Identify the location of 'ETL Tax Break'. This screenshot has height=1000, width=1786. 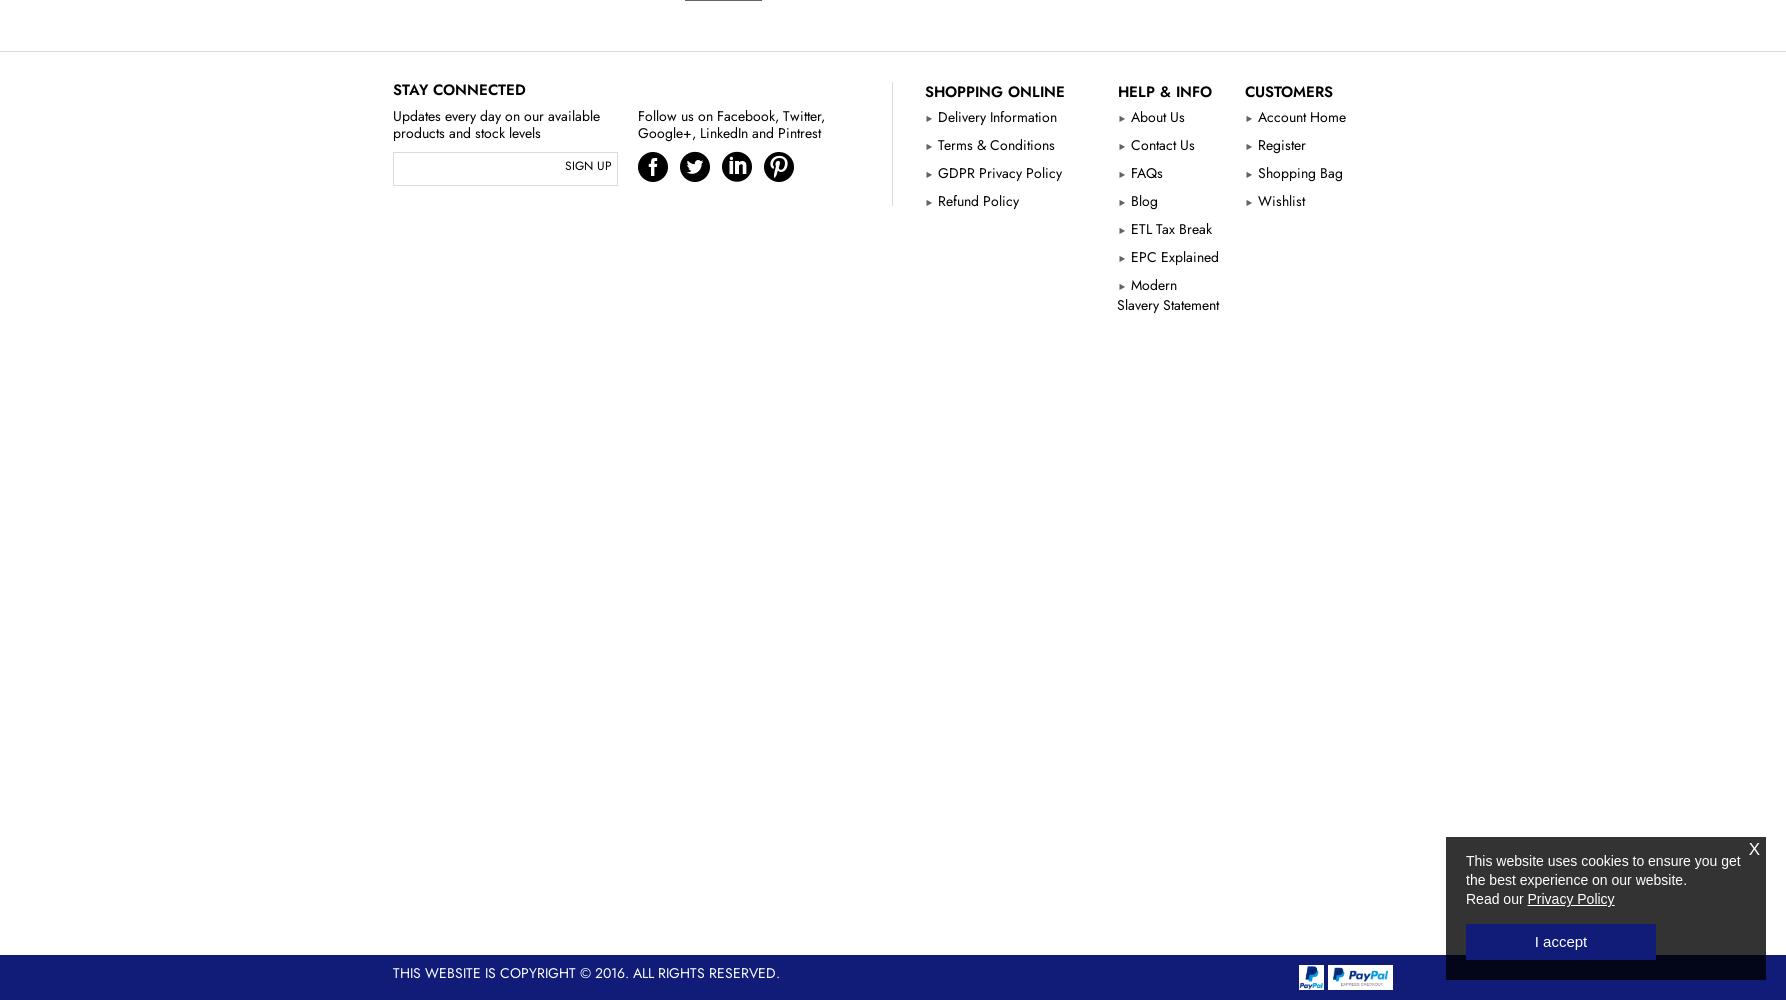
(1167, 228).